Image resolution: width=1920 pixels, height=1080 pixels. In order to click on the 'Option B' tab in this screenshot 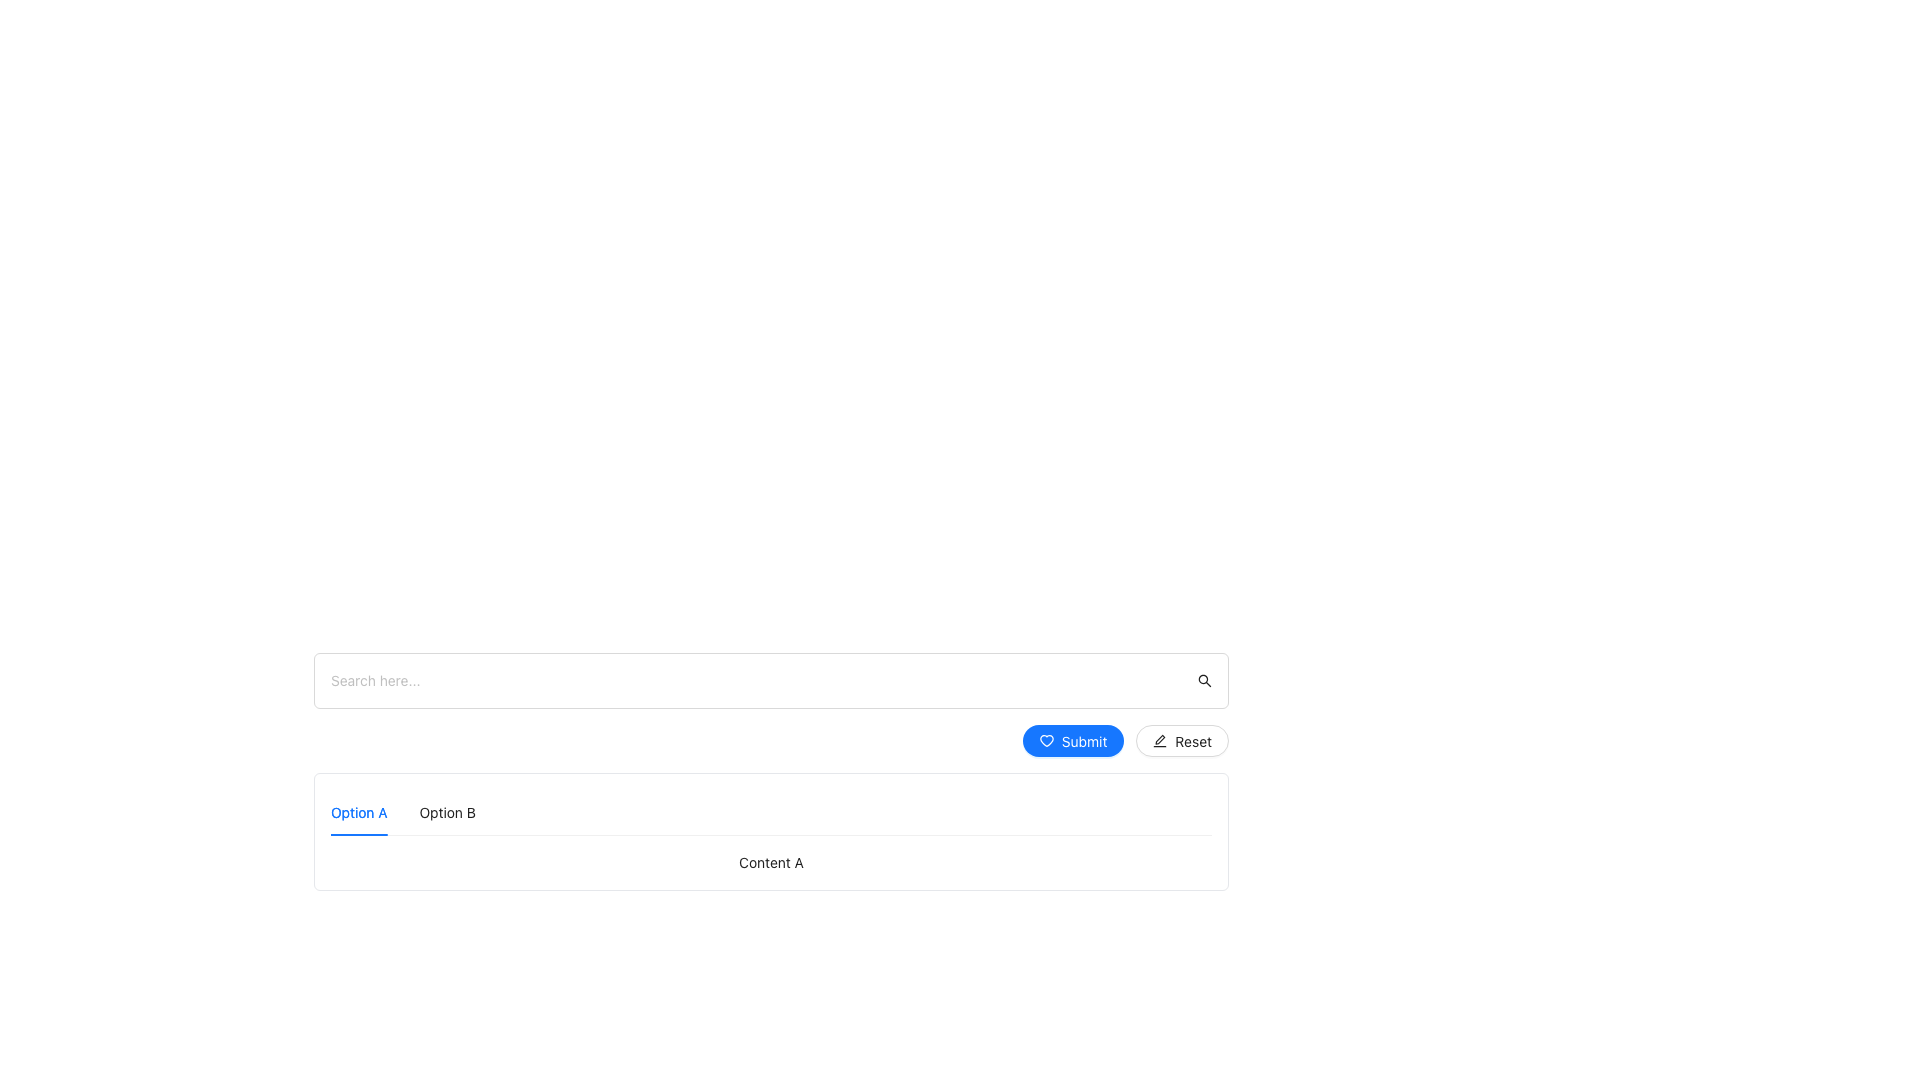, I will do `click(446, 813)`.